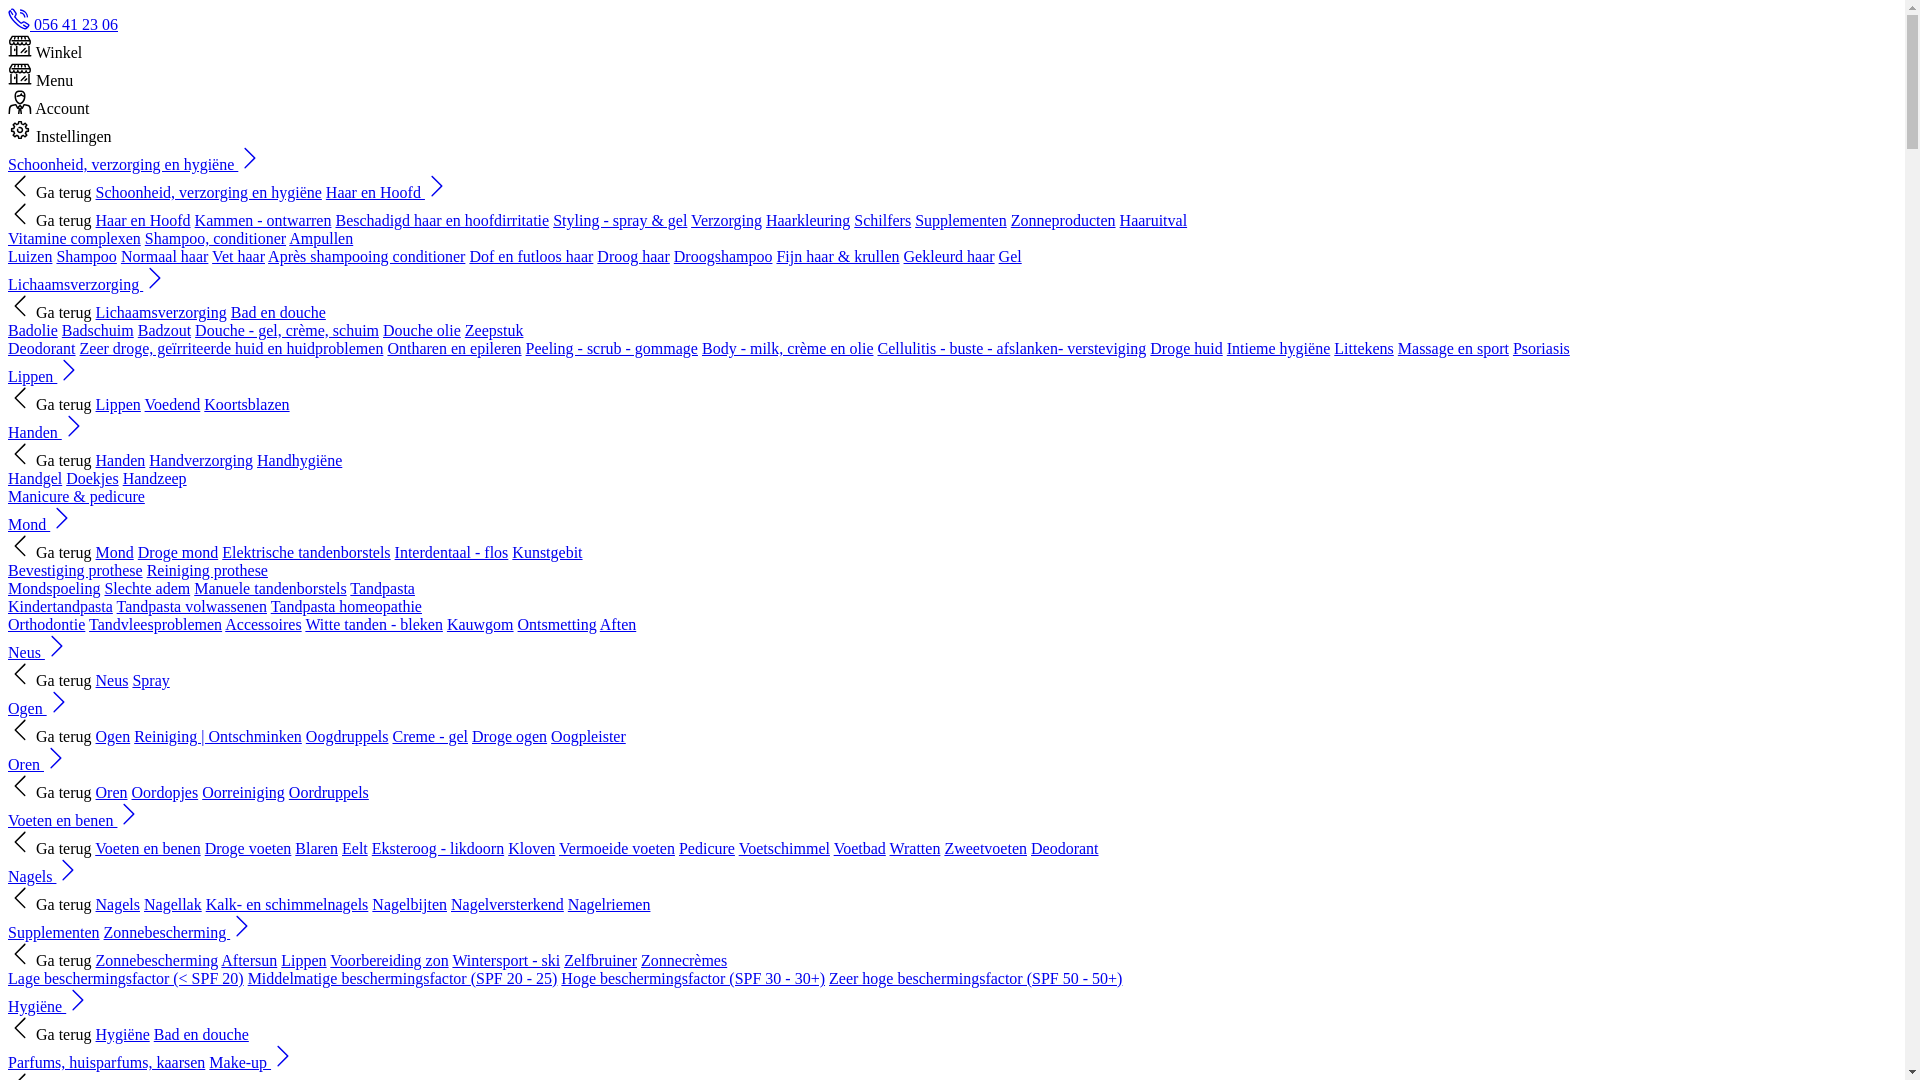 The image size is (1920, 1080). I want to click on 'Zeepstuk', so click(494, 329).